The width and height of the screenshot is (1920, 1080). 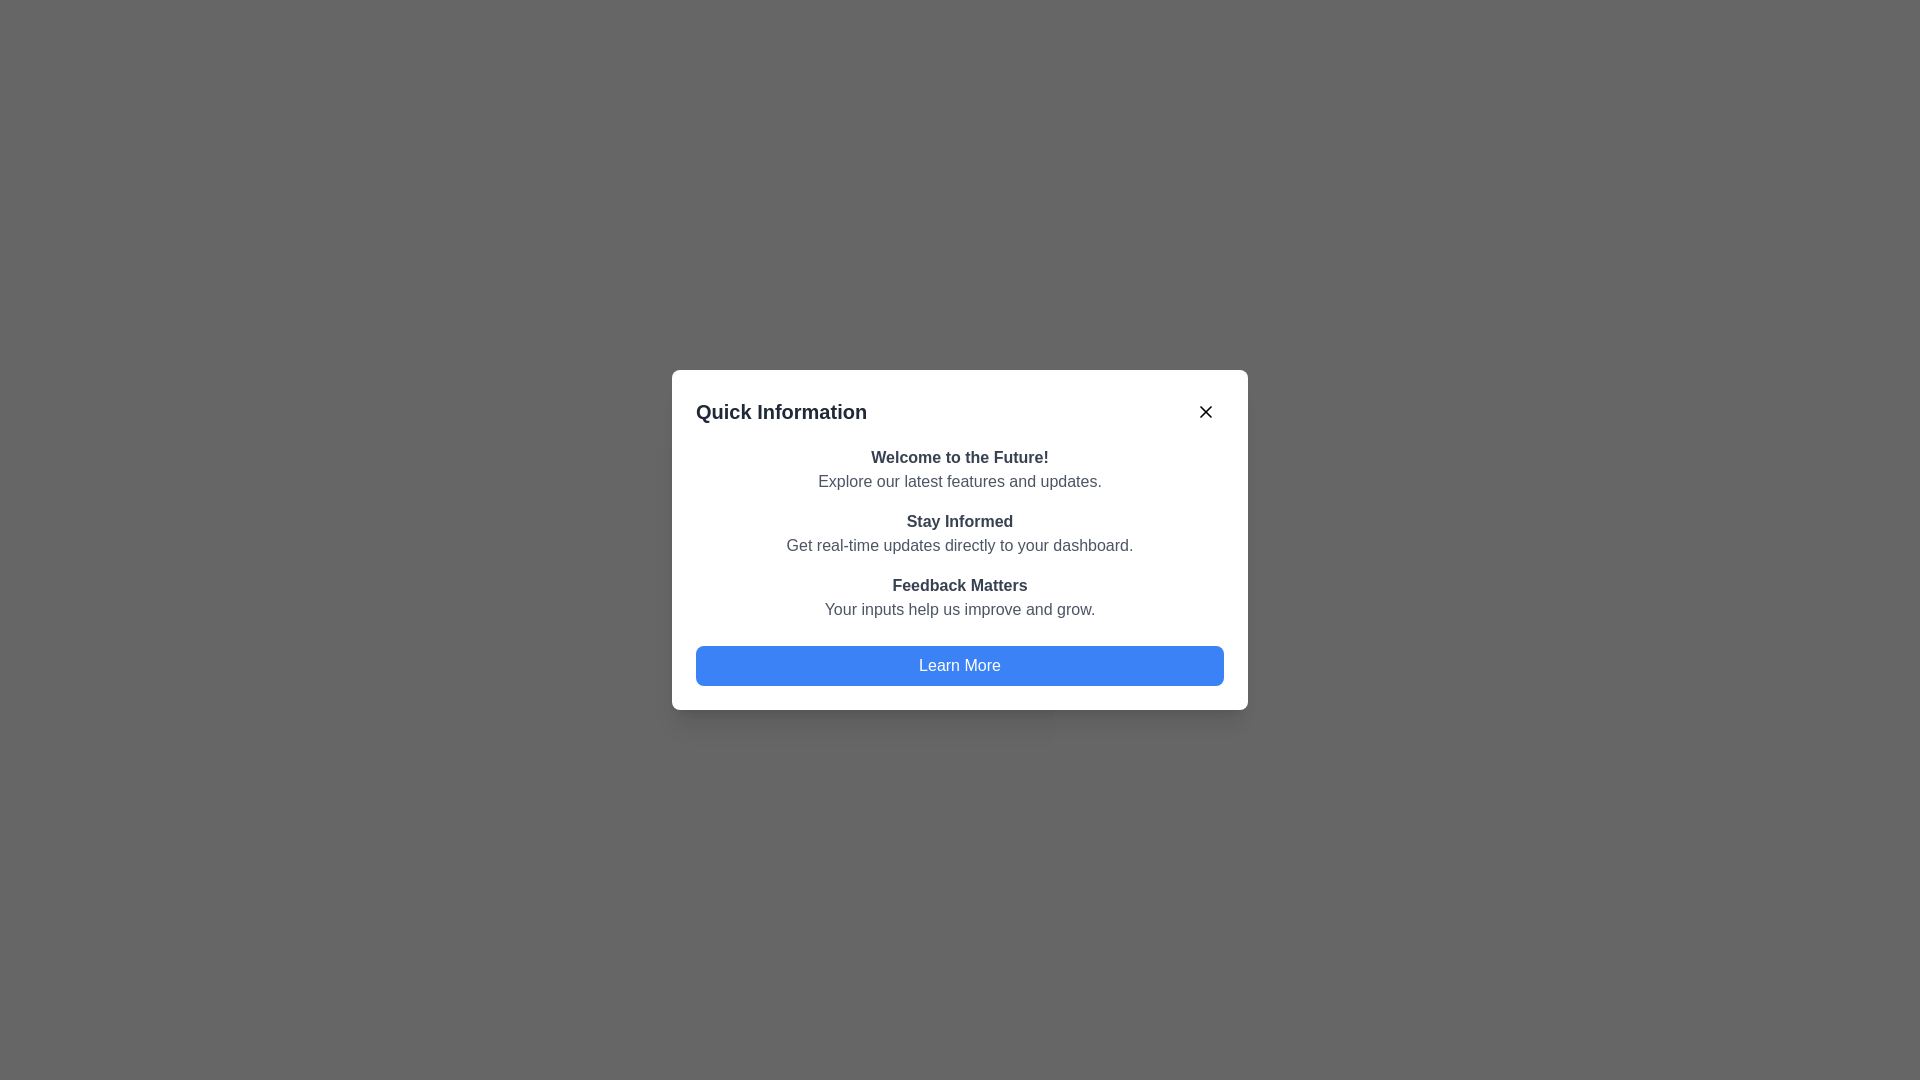 I want to click on the circular button with an 'X' icon located in the top-right corner of the modal dialog, so click(x=1204, y=411).